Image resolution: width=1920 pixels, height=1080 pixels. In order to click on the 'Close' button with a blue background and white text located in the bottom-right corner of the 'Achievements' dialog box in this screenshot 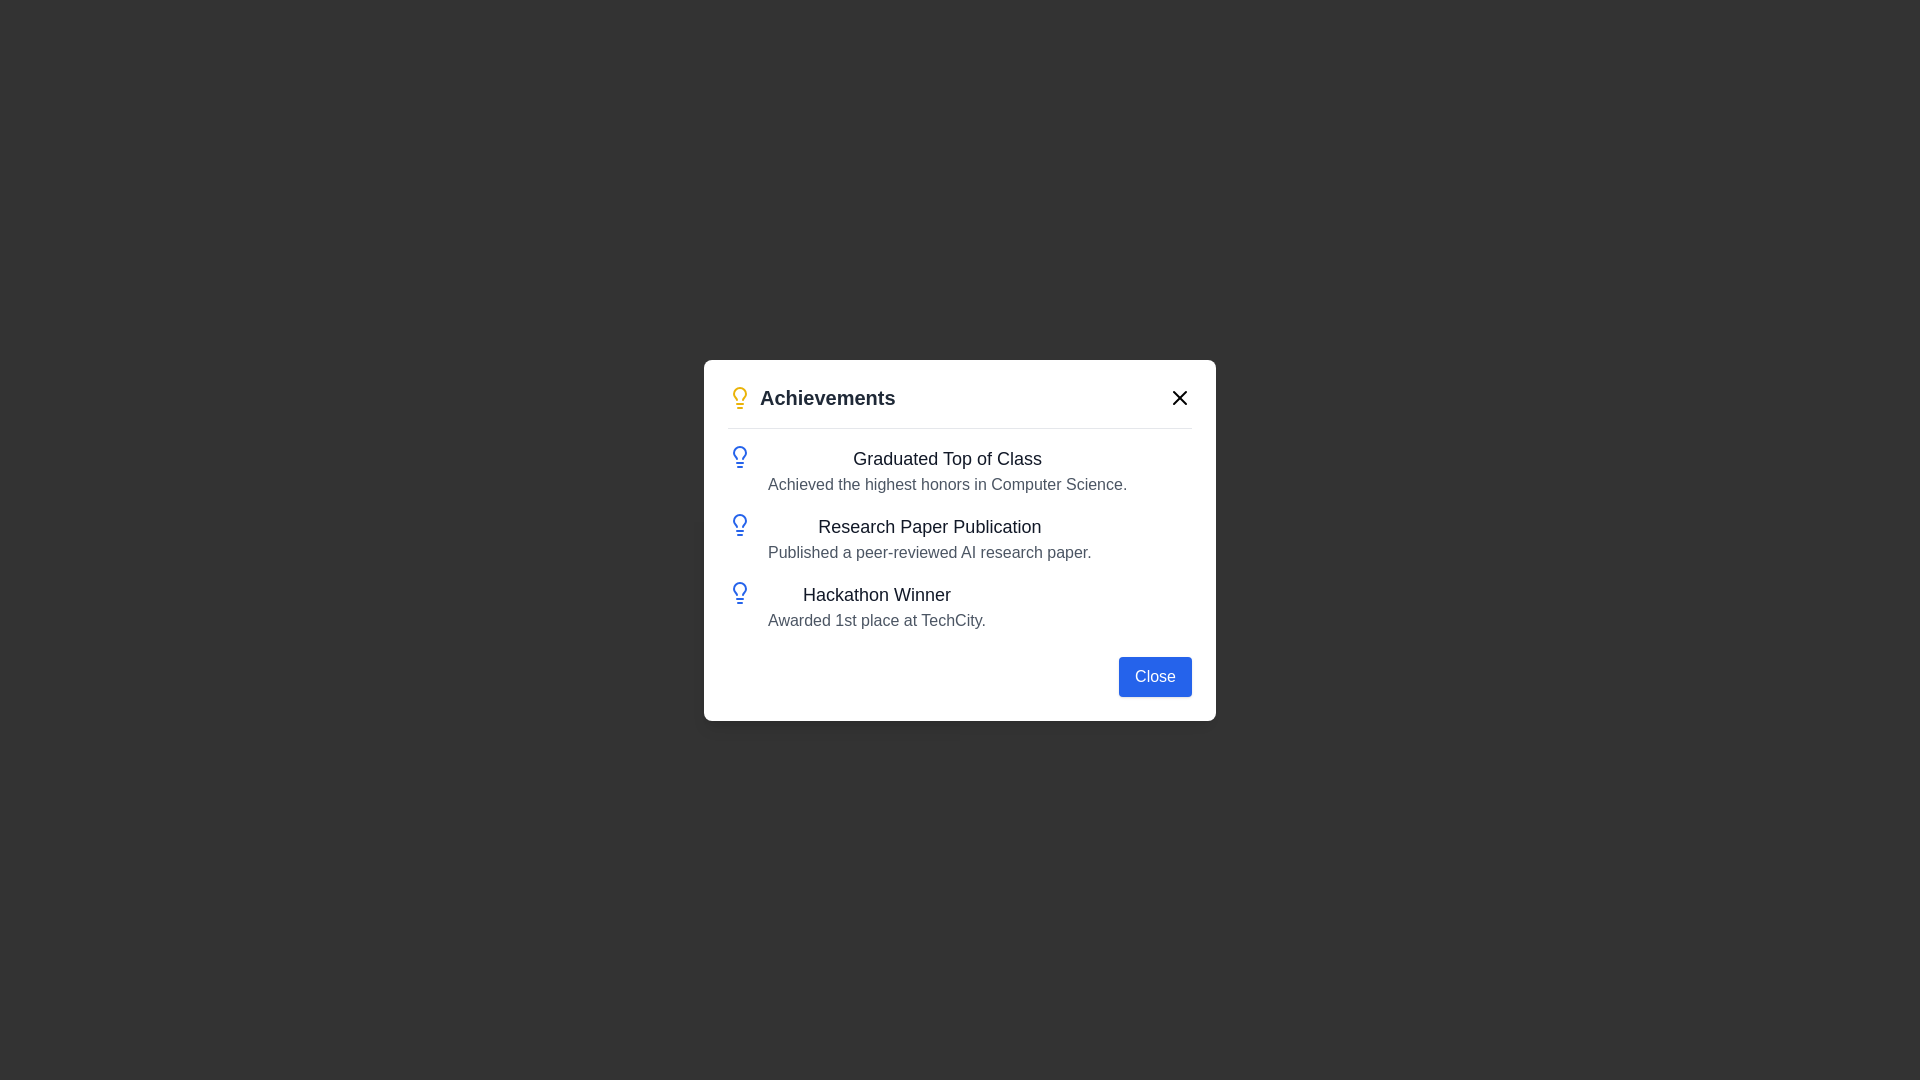, I will do `click(1155, 675)`.